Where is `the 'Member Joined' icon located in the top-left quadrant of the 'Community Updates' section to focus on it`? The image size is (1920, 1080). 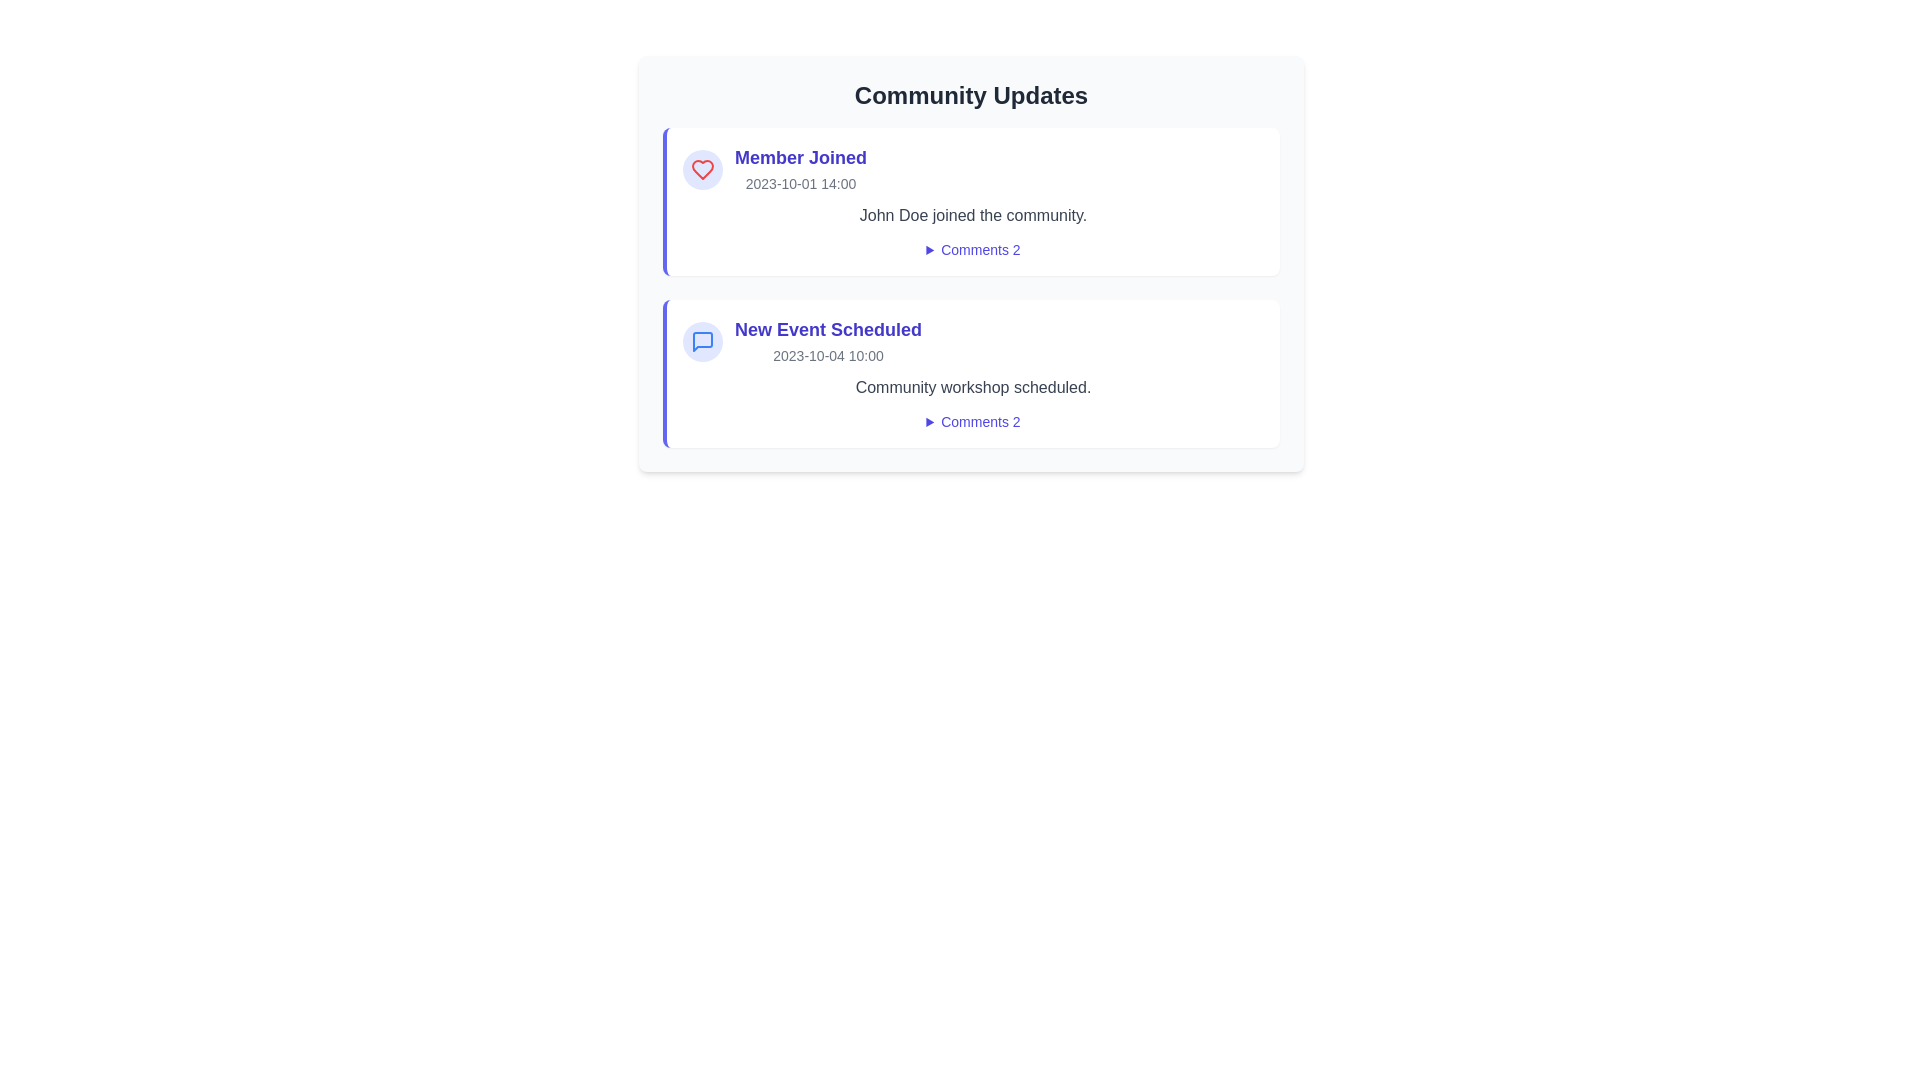
the 'Member Joined' icon located in the top-left quadrant of the 'Community Updates' section to focus on it is located at coordinates (702, 168).